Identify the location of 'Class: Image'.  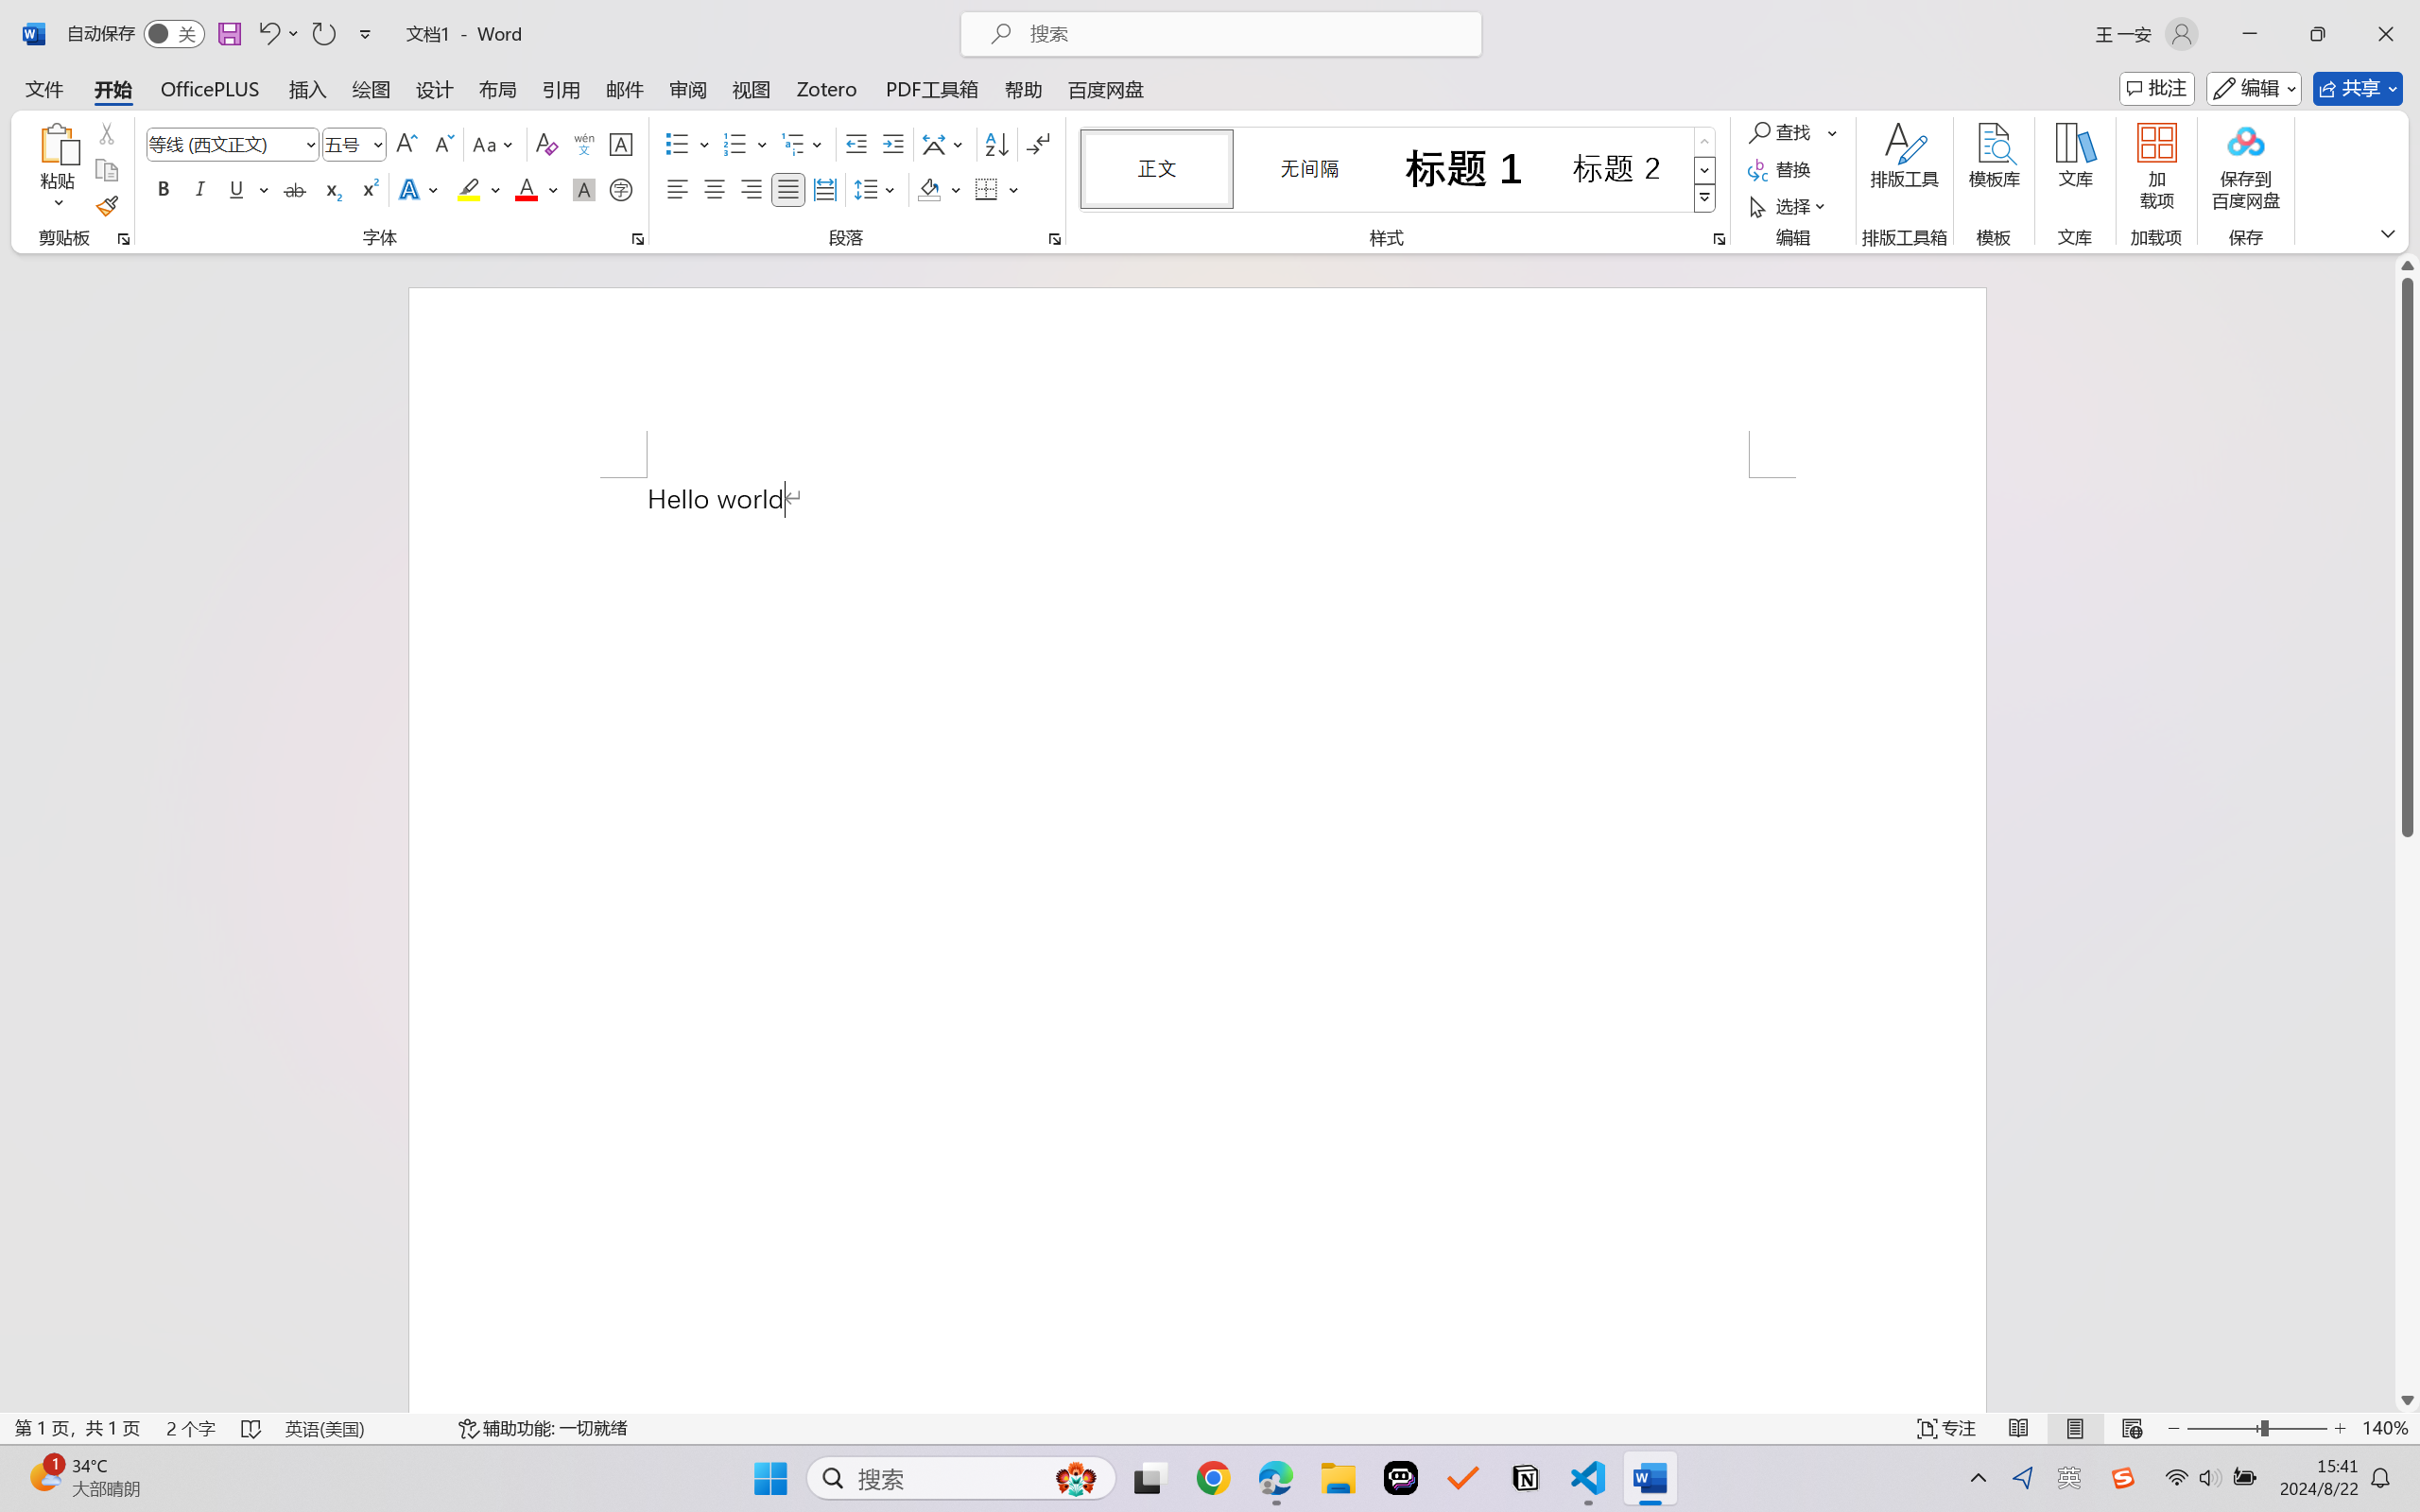
(2122, 1478).